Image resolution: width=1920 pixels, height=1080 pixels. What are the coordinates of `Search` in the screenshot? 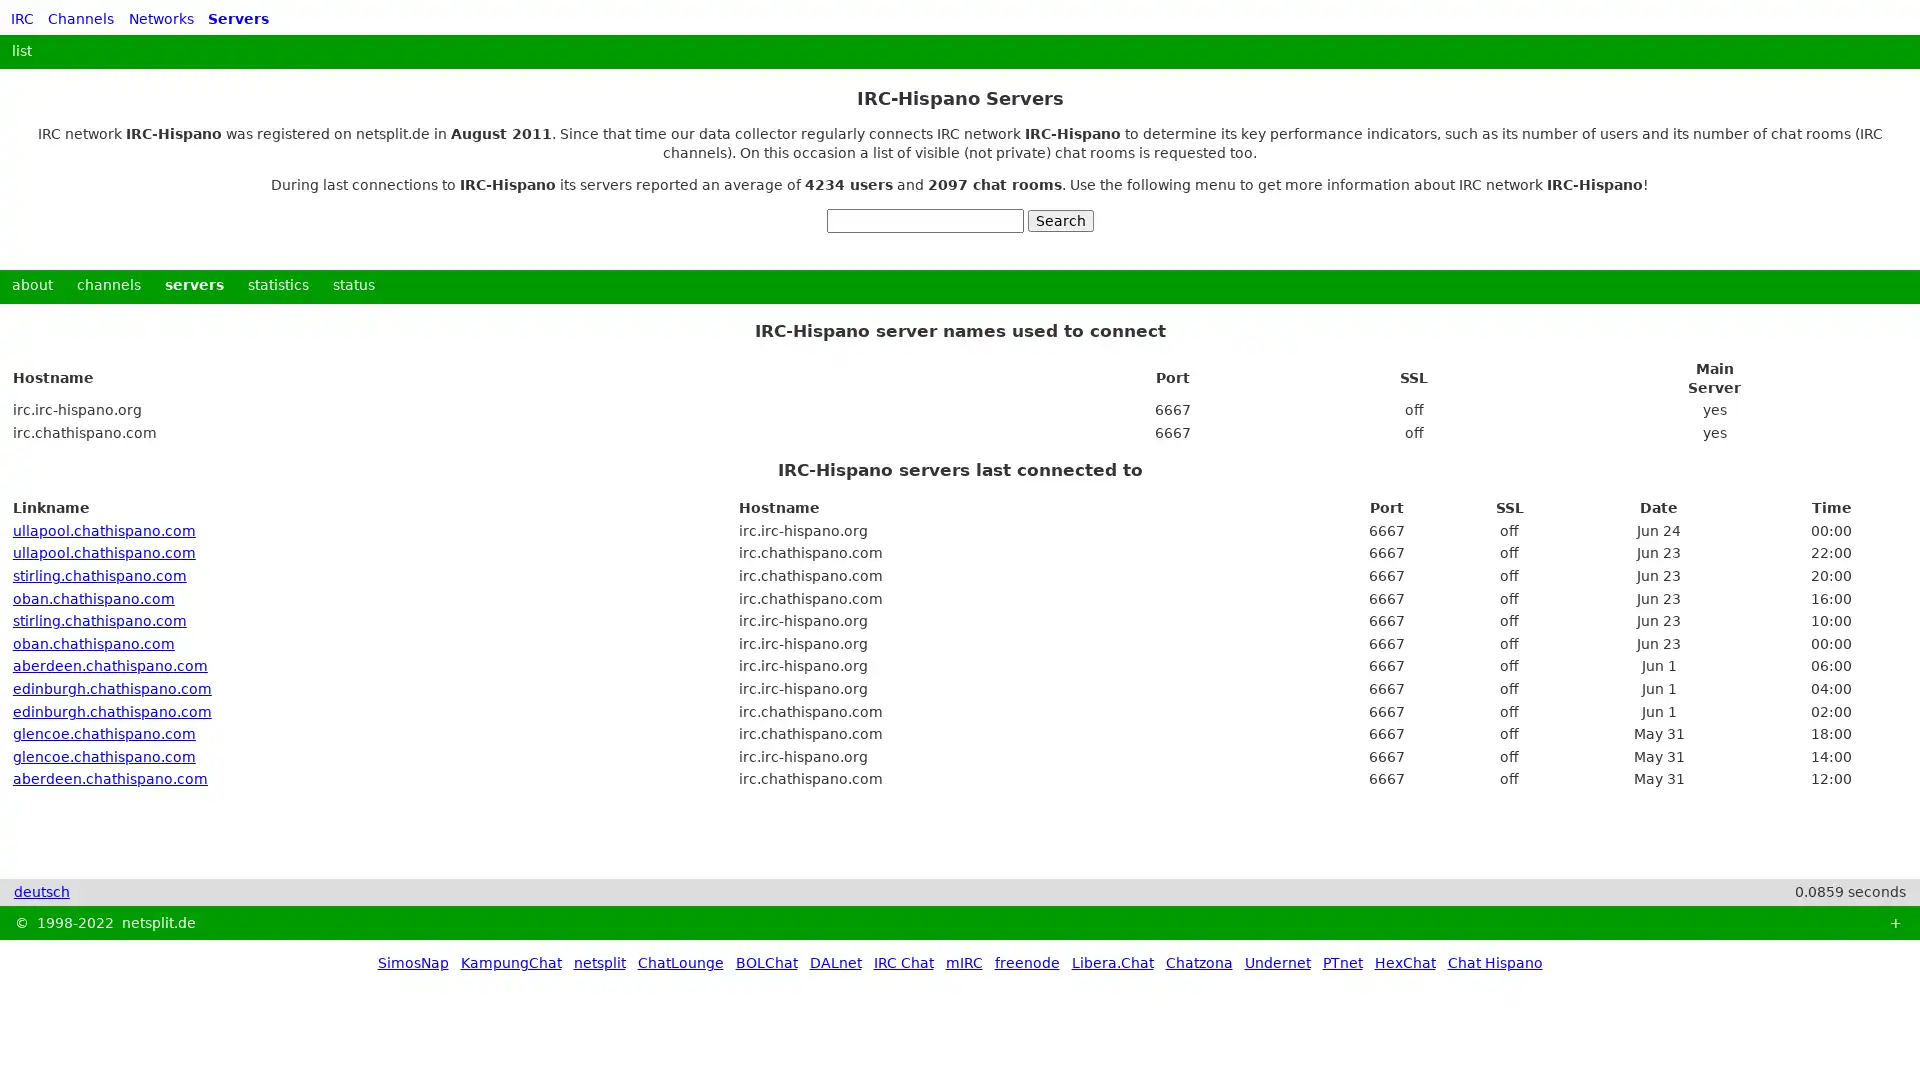 It's located at (1059, 219).